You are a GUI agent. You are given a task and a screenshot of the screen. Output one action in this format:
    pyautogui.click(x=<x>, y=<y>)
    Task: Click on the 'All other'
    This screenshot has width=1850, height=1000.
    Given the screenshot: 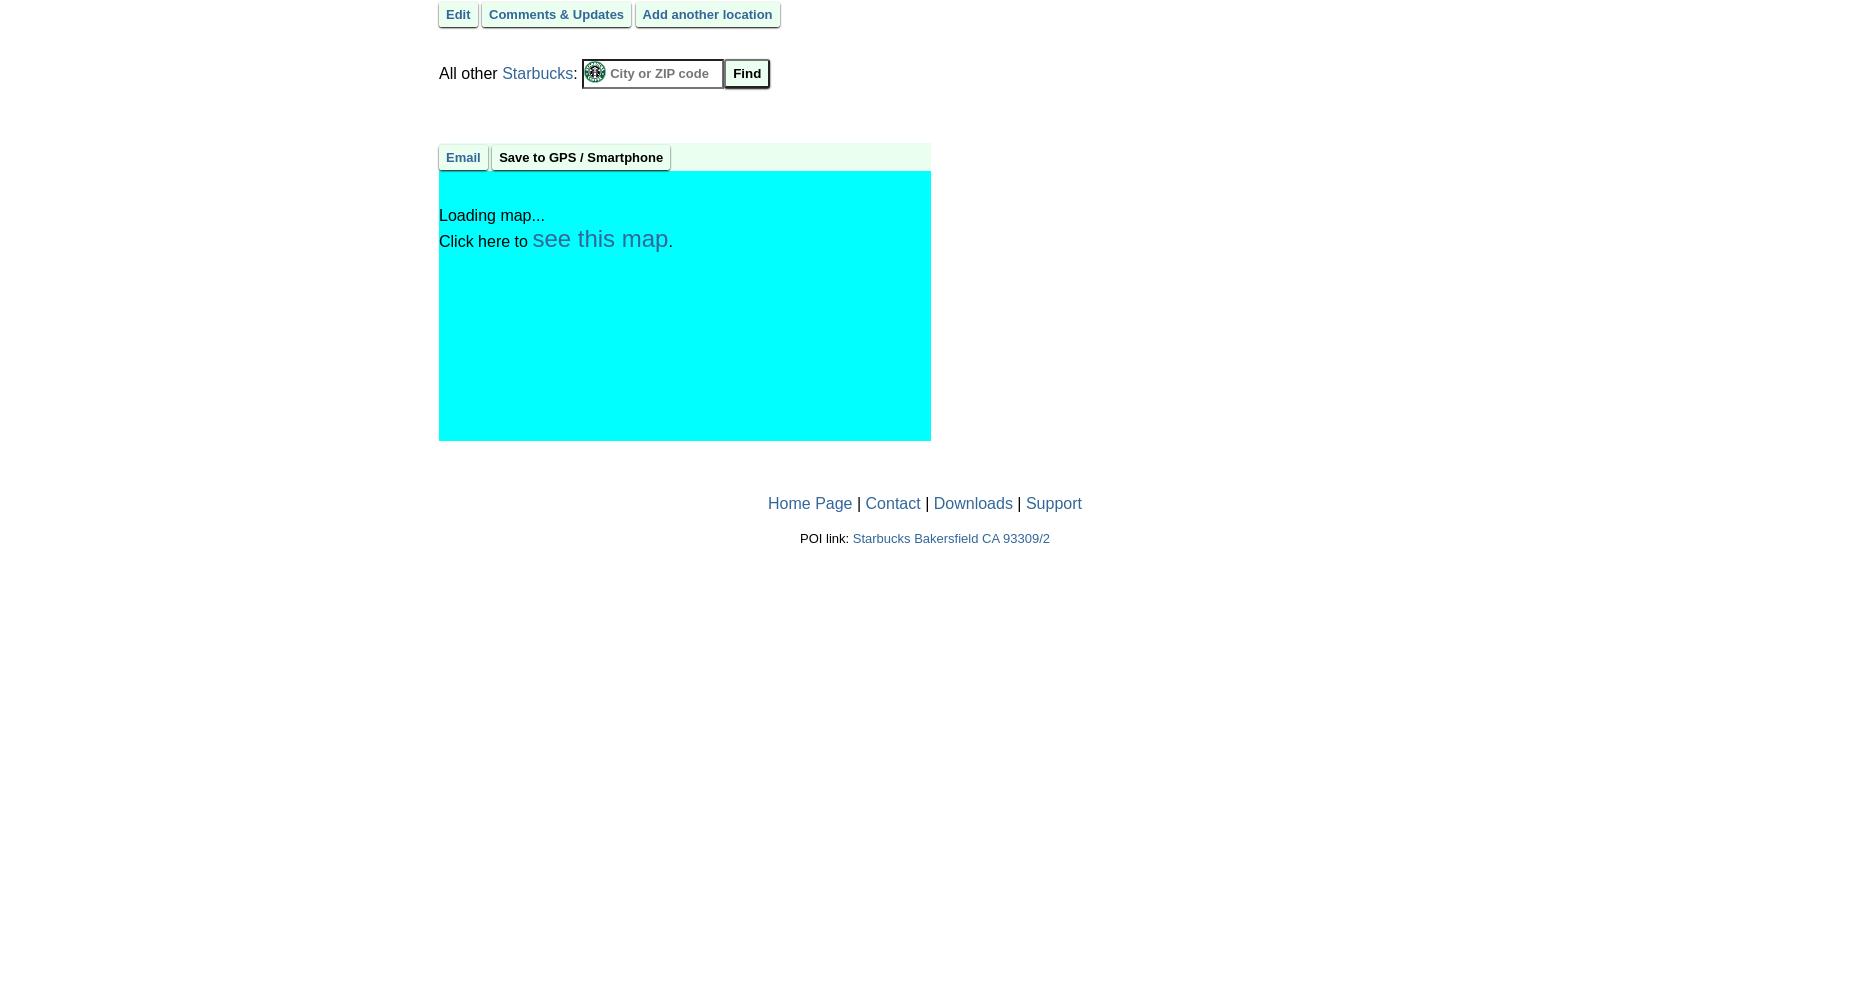 What is the action you would take?
    pyautogui.click(x=470, y=71)
    